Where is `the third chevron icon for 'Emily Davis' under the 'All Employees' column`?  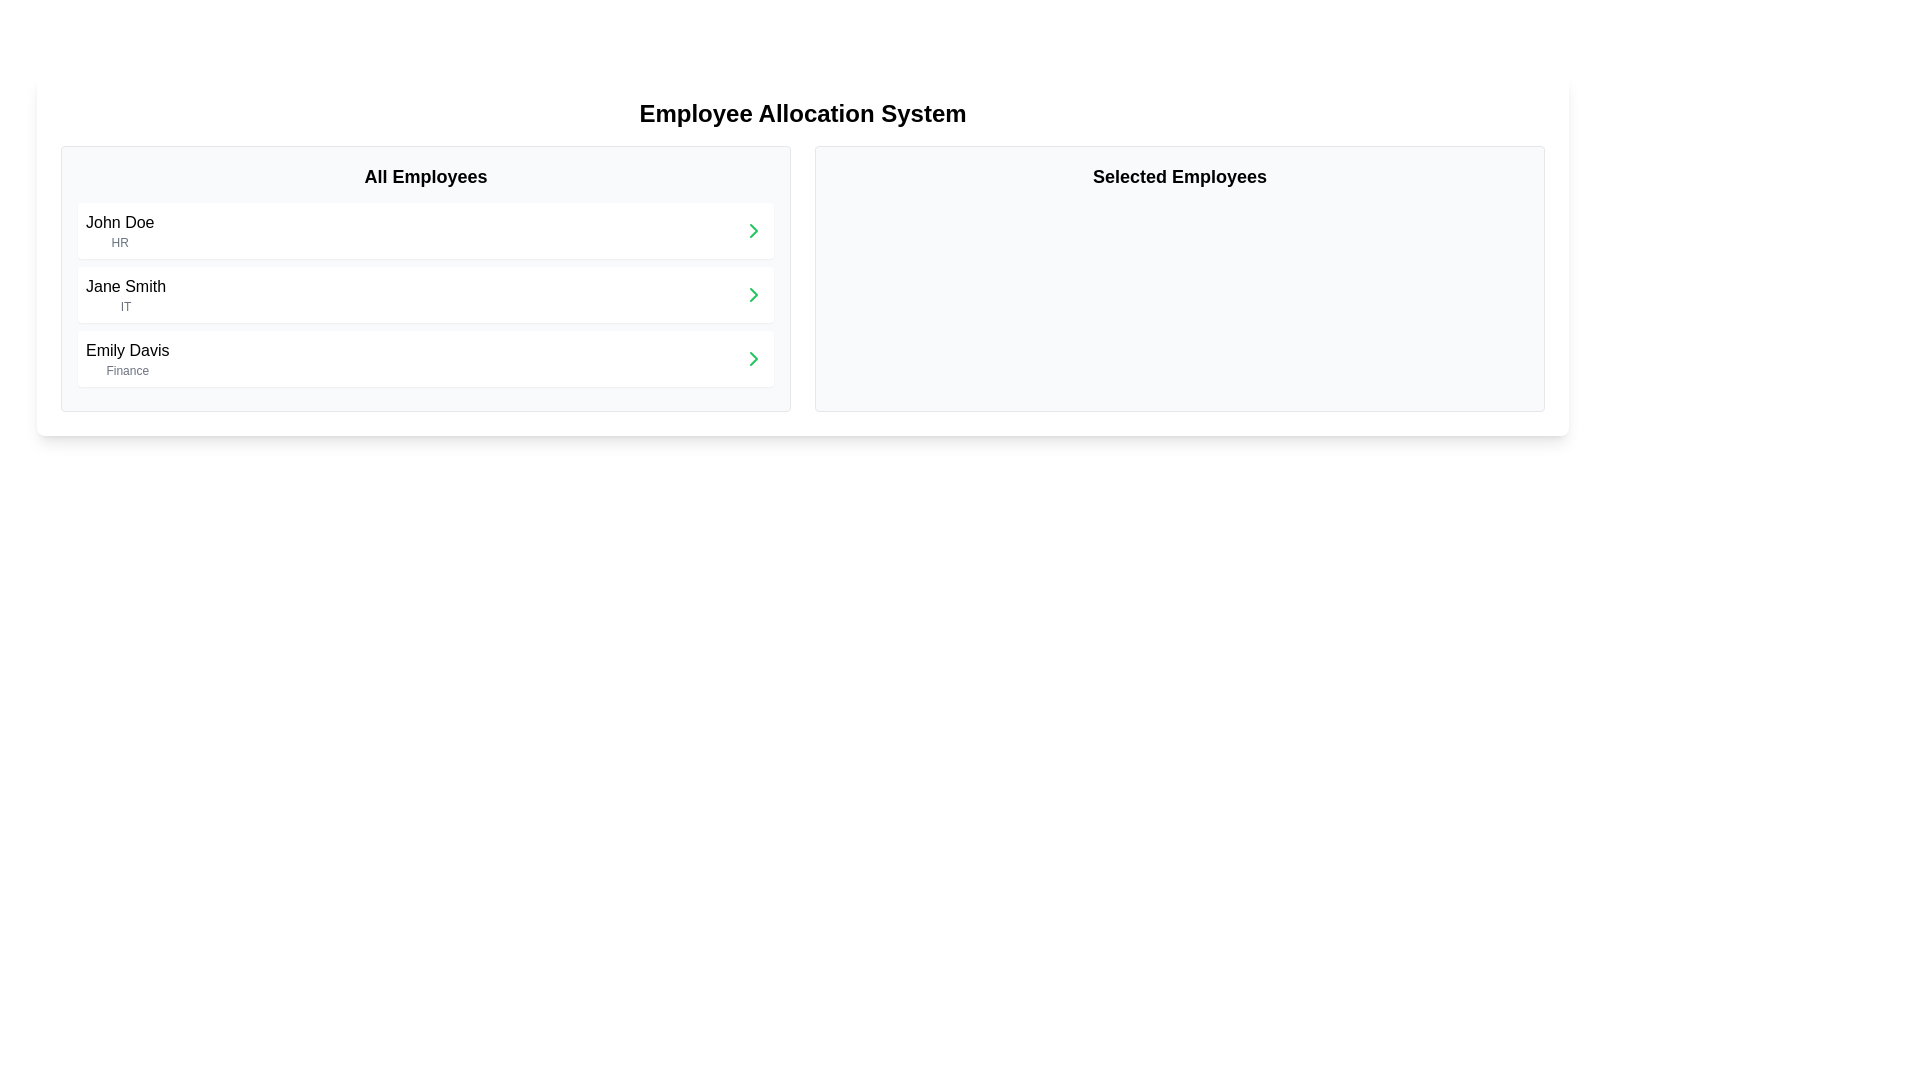
the third chevron icon for 'Emily Davis' under the 'All Employees' column is located at coordinates (752, 357).